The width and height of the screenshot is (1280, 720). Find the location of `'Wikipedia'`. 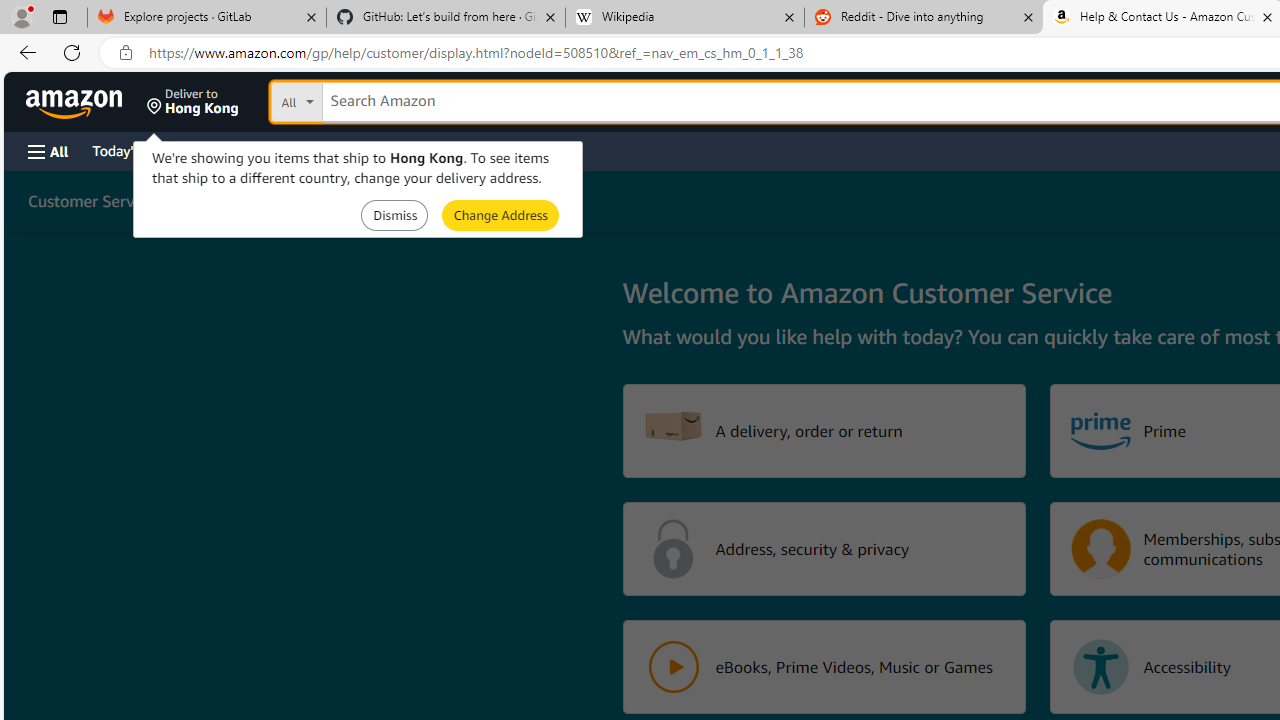

'Wikipedia' is located at coordinates (684, 17).